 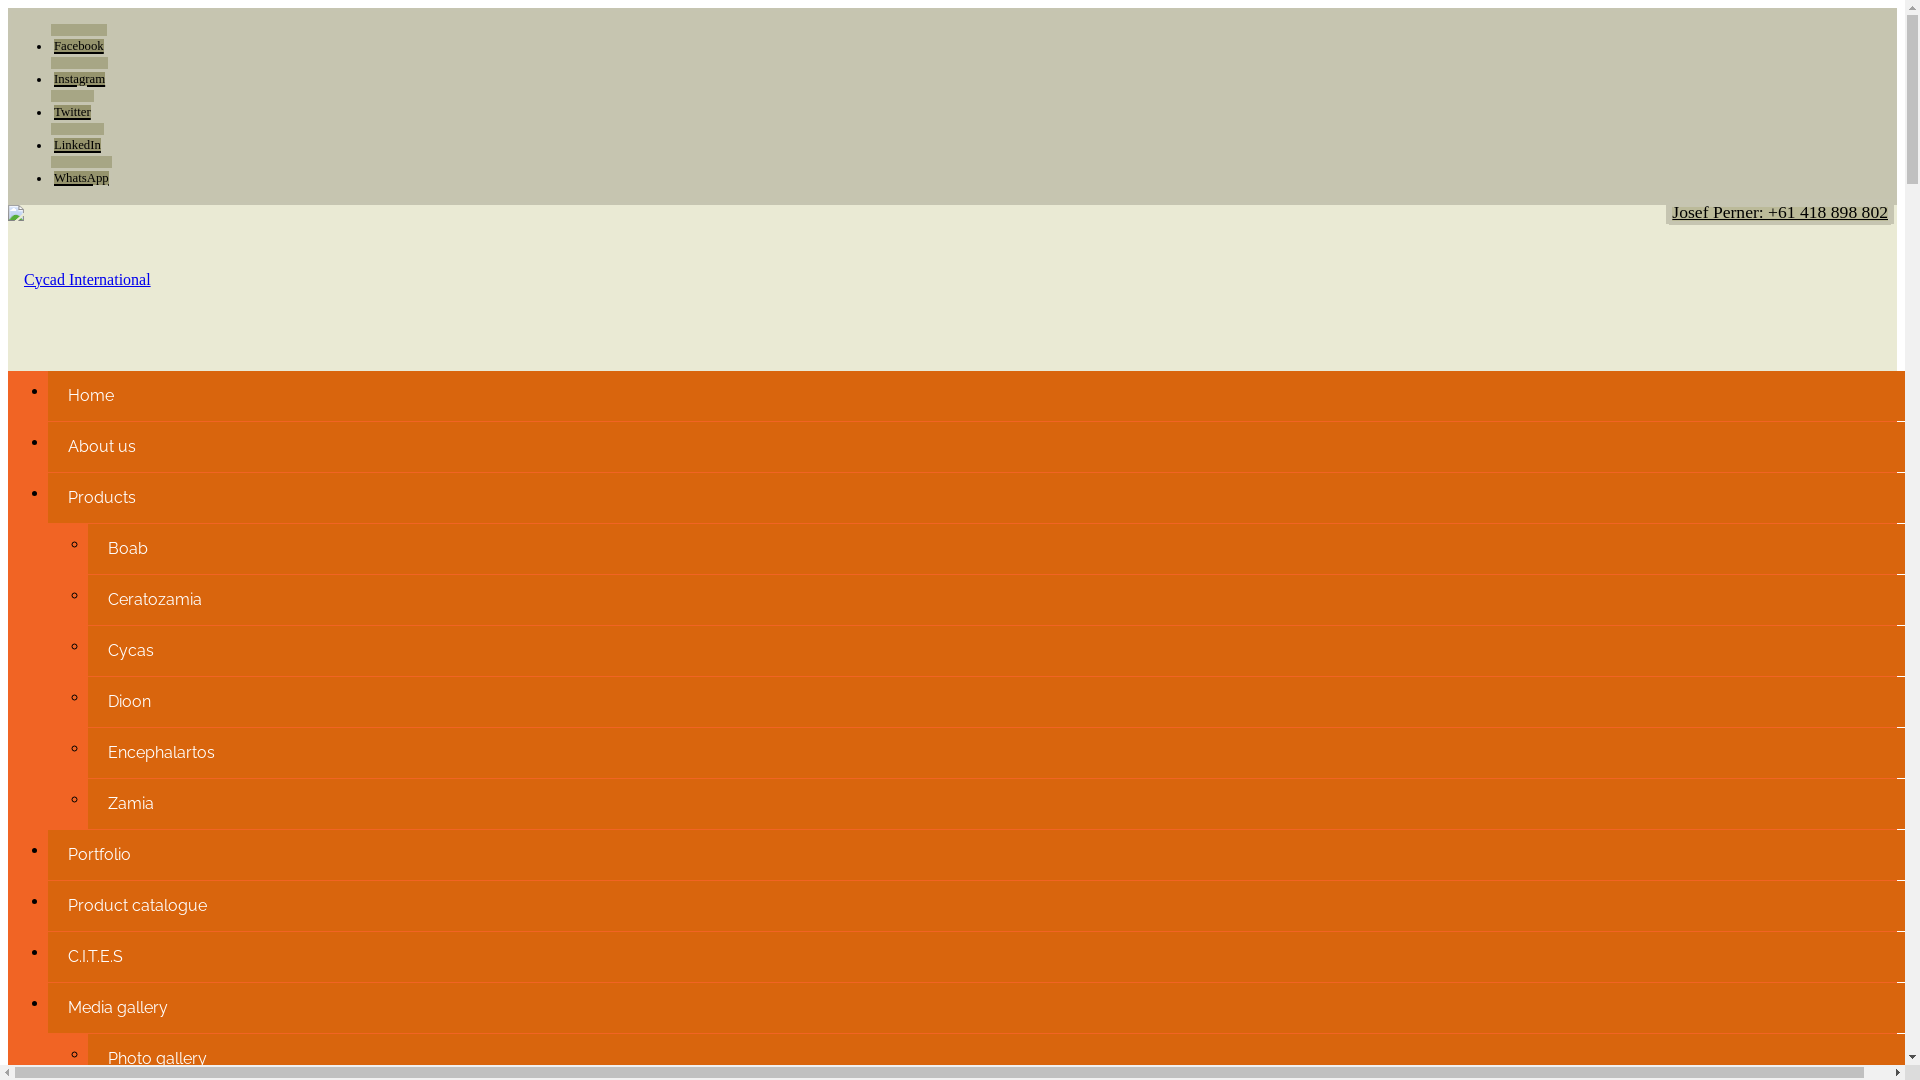 I want to click on 'Josef Perner: +61 418 898 802', so click(x=1780, y=212).